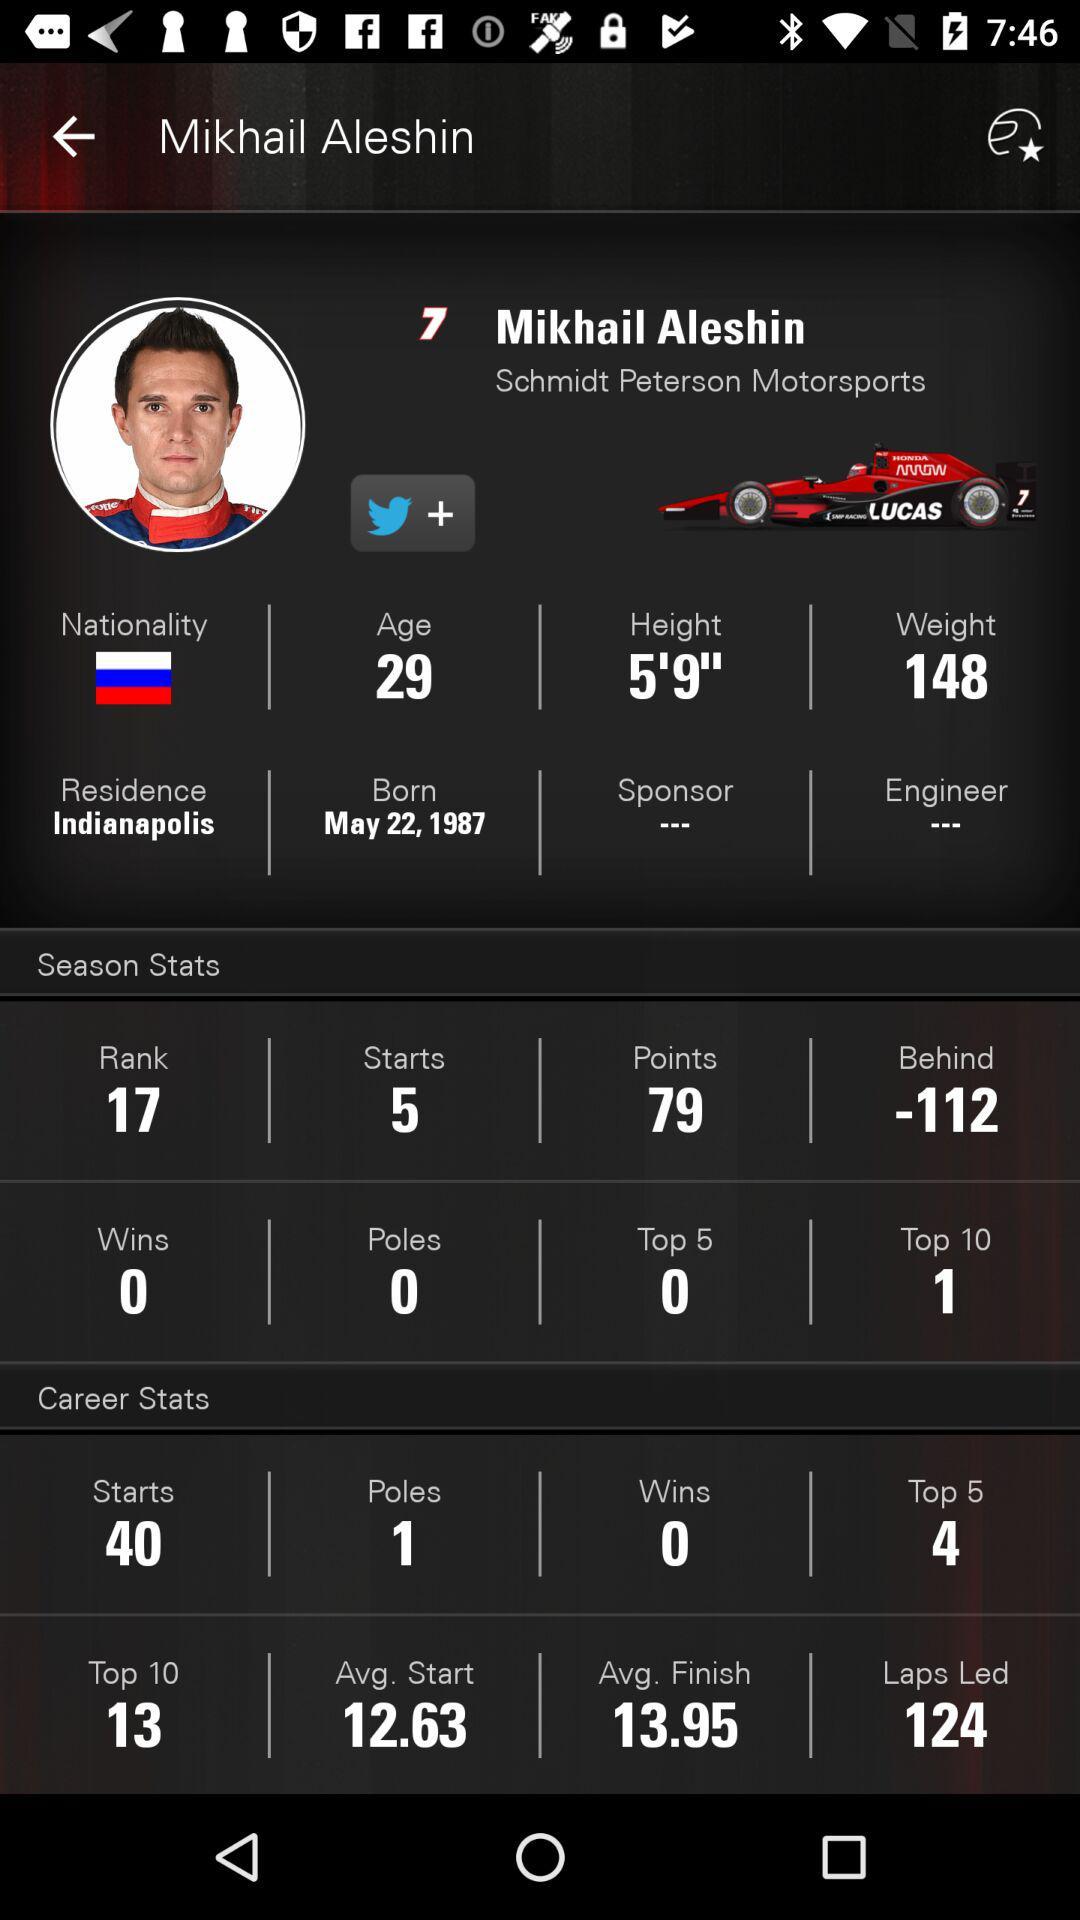  I want to click on the icon to the left of the mikhail aleshin, so click(72, 135).